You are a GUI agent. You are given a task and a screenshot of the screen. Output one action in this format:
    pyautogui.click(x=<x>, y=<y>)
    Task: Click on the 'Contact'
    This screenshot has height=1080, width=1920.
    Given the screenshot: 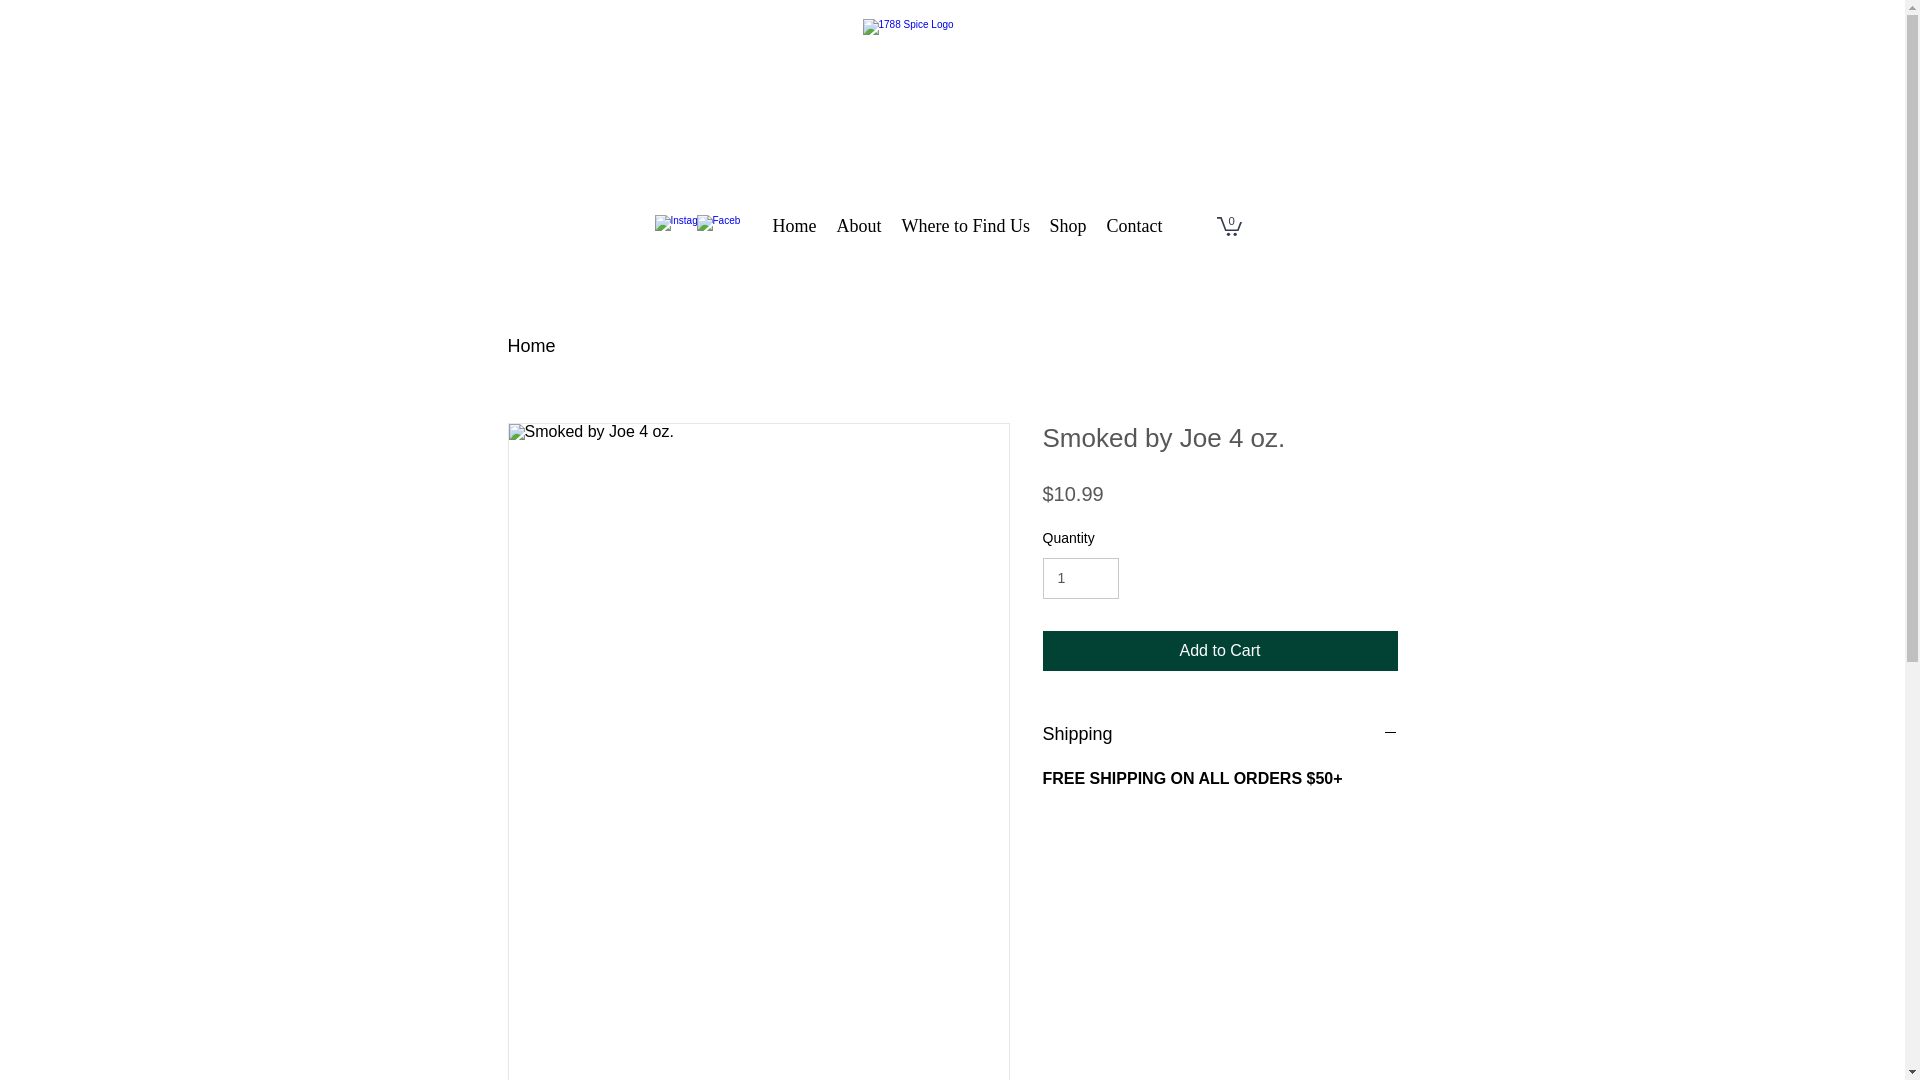 What is the action you would take?
    pyautogui.click(x=1094, y=225)
    